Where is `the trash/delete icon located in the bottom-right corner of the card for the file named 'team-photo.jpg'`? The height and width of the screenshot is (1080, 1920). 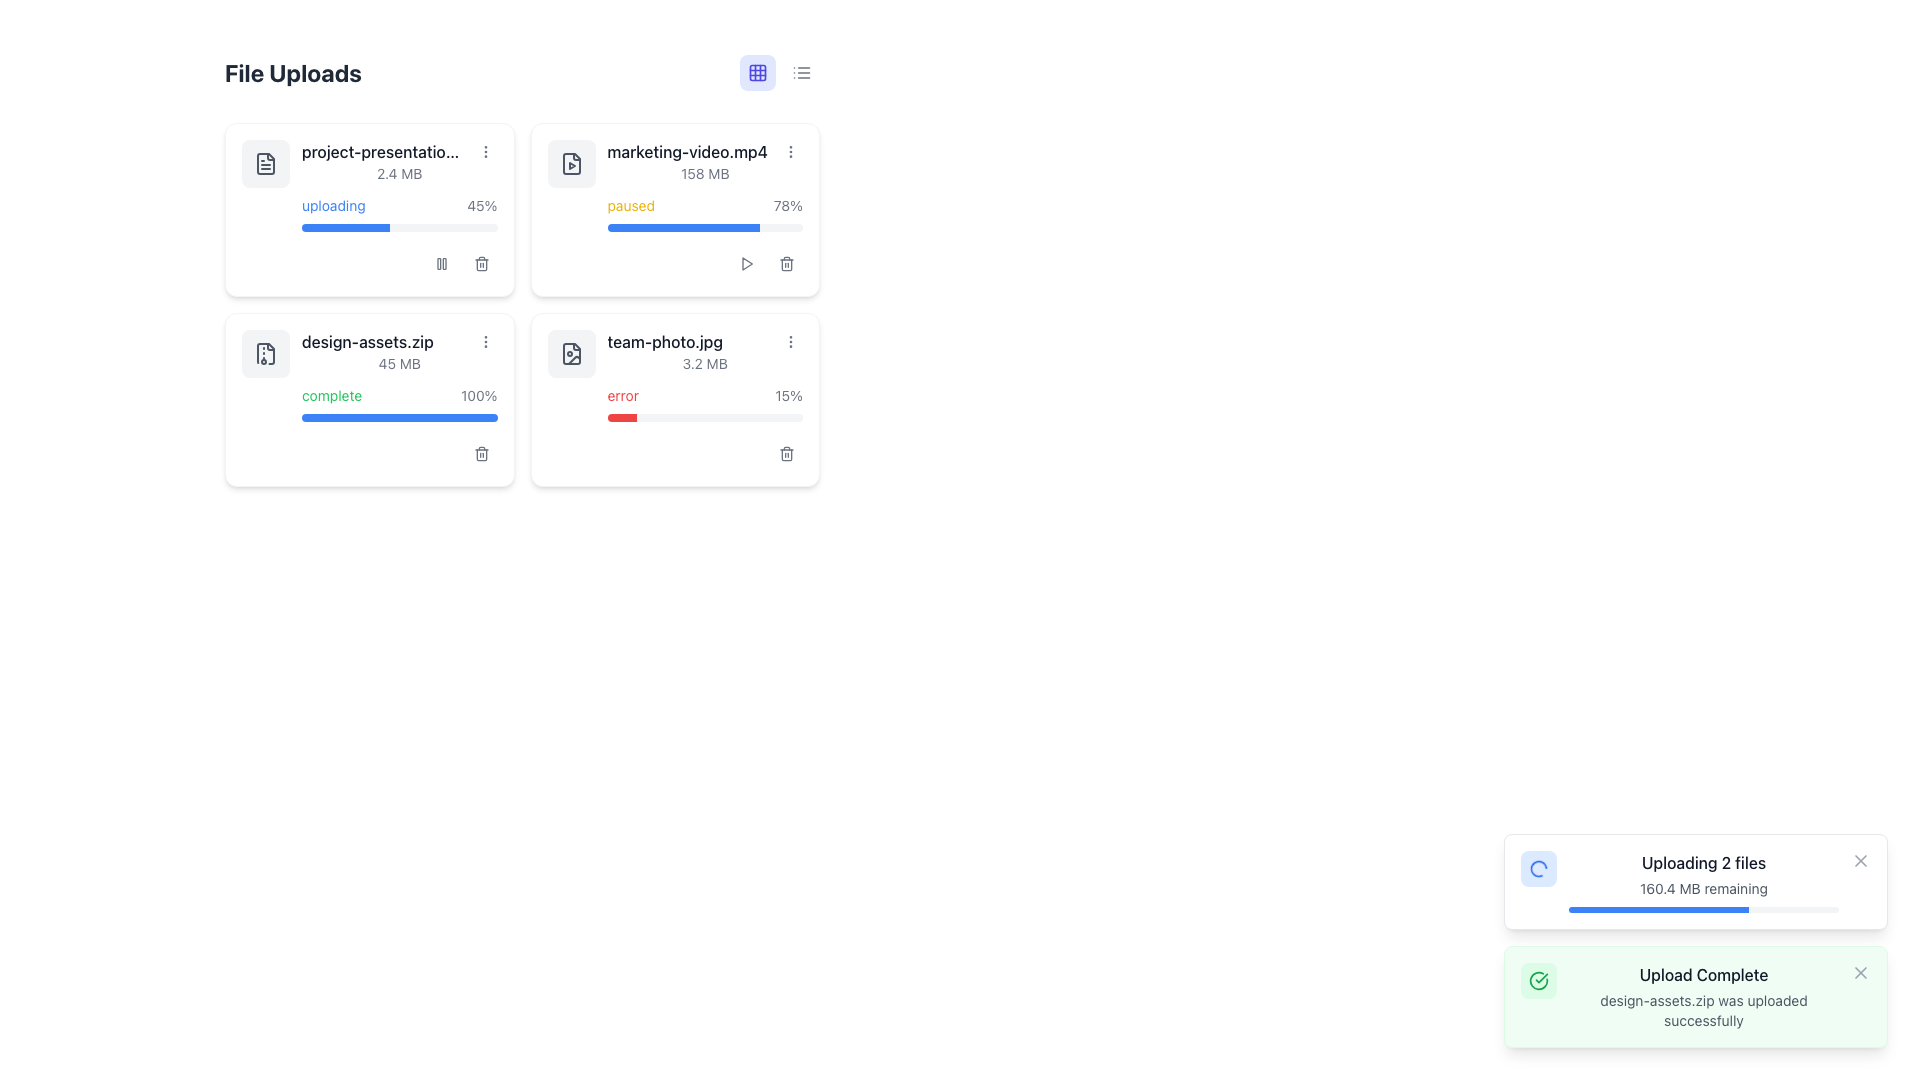
the trash/delete icon located in the bottom-right corner of the card for the file named 'team-photo.jpg' is located at coordinates (786, 454).